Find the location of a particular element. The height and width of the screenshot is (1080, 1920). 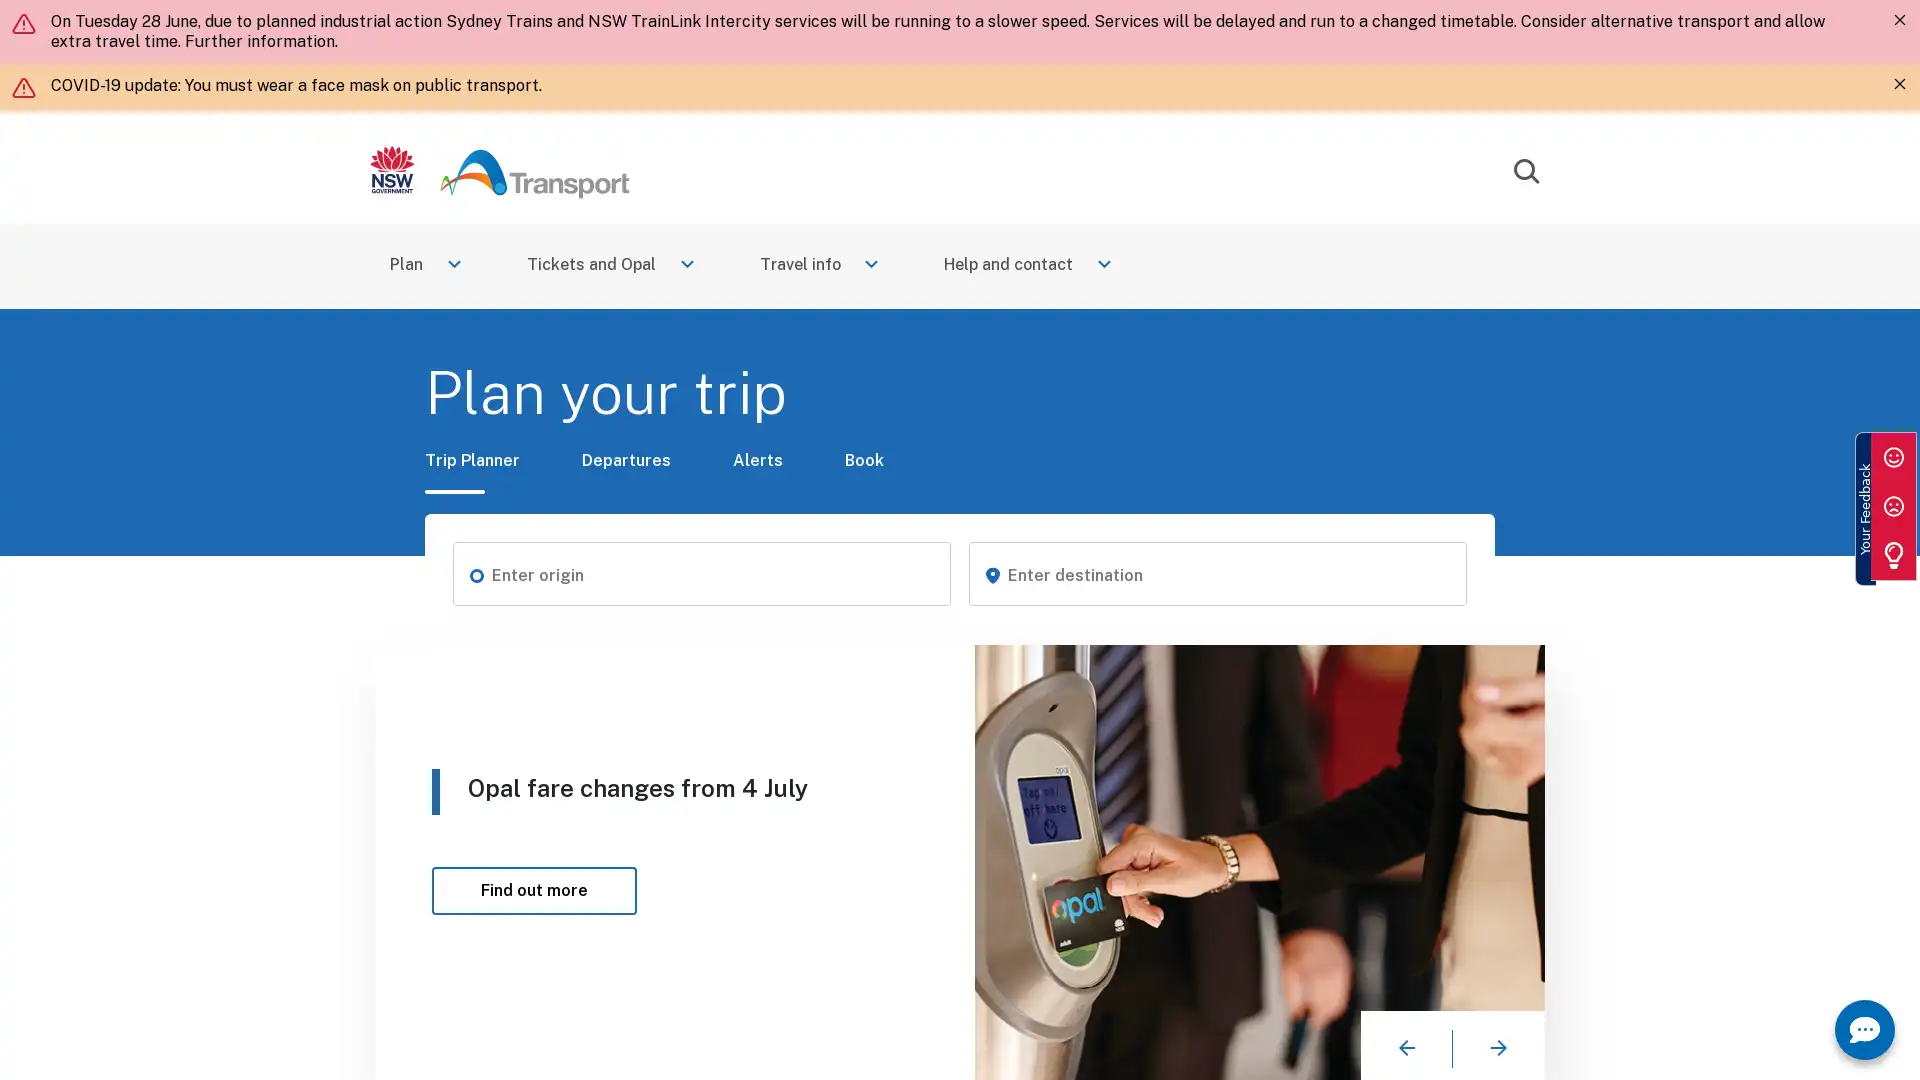

search for stops is located at coordinates (474, 574).